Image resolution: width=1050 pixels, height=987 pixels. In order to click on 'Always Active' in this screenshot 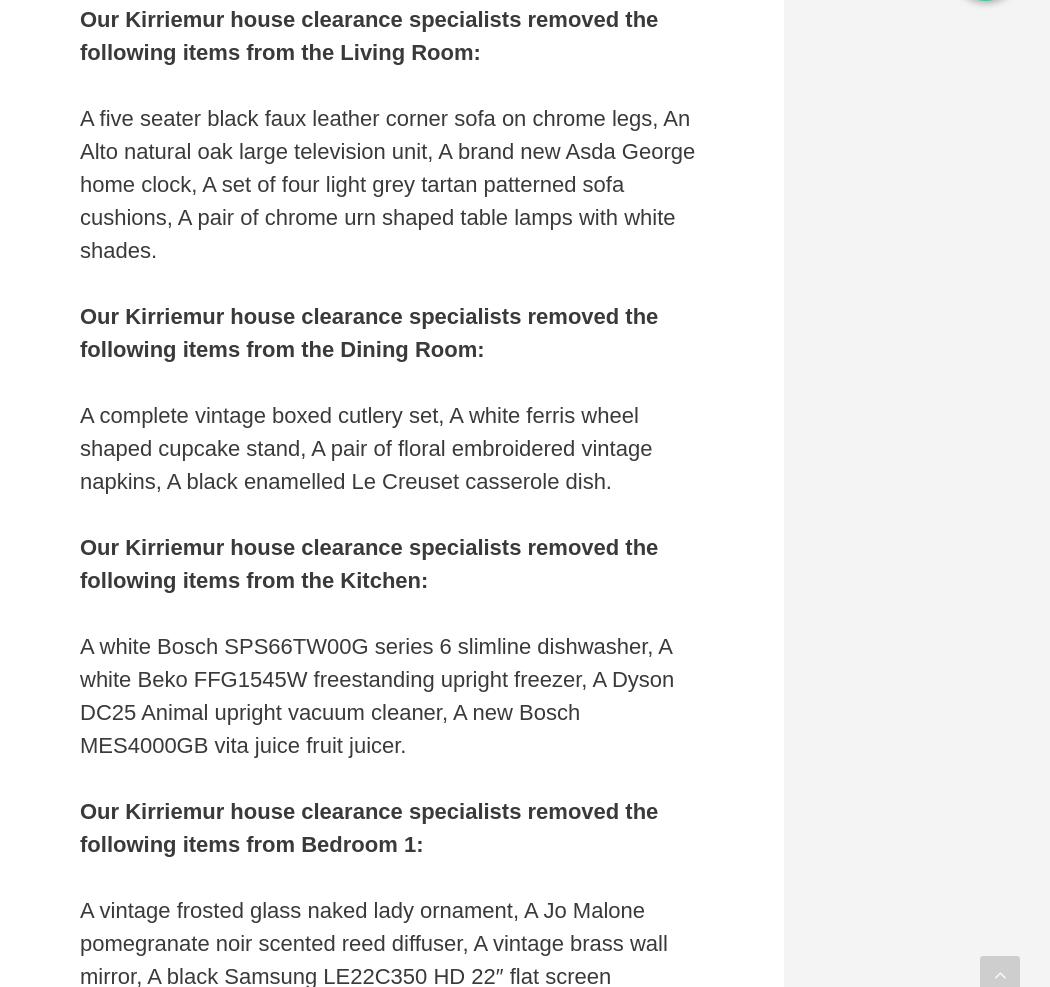, I will do `click(350, 176)`.